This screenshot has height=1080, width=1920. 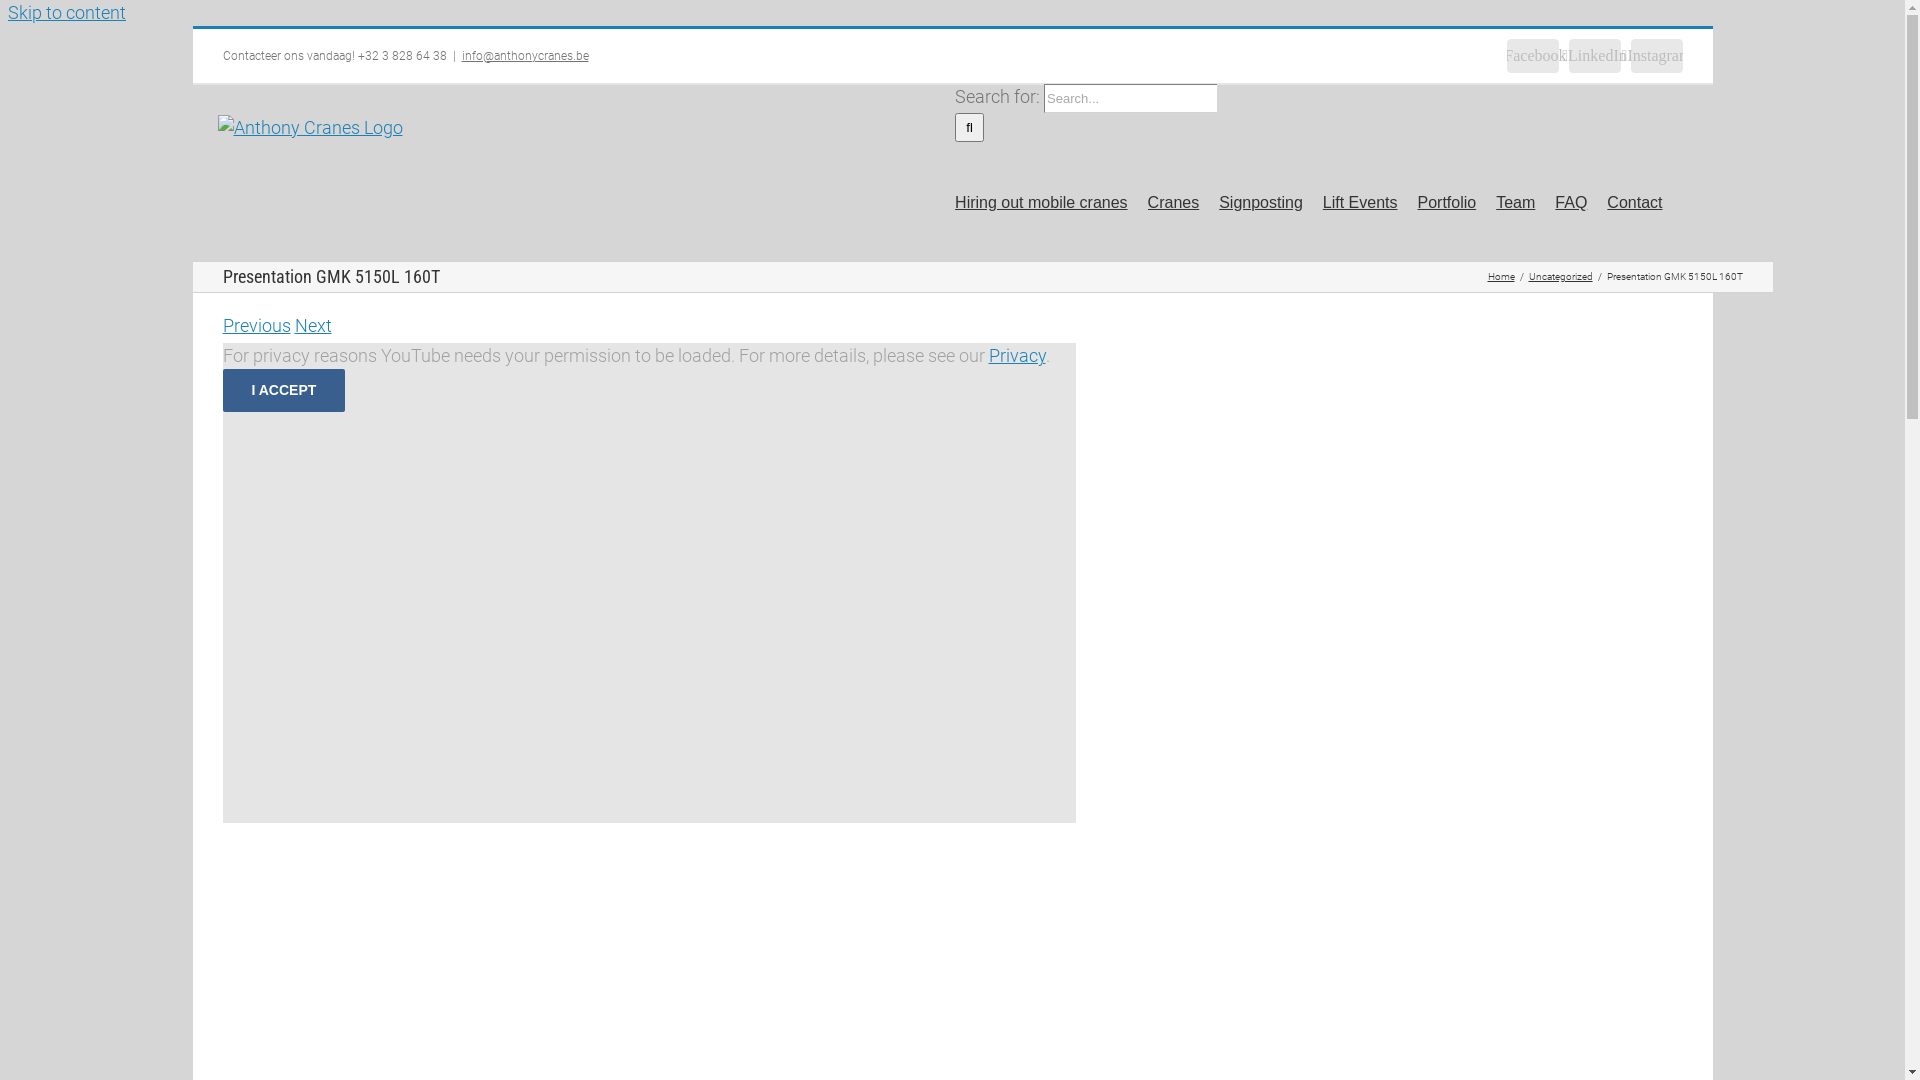 What do you see at coordinates (1323, 201) in the screenshot?
I see `'Lift Events'` at bounding box center [1323, 201].